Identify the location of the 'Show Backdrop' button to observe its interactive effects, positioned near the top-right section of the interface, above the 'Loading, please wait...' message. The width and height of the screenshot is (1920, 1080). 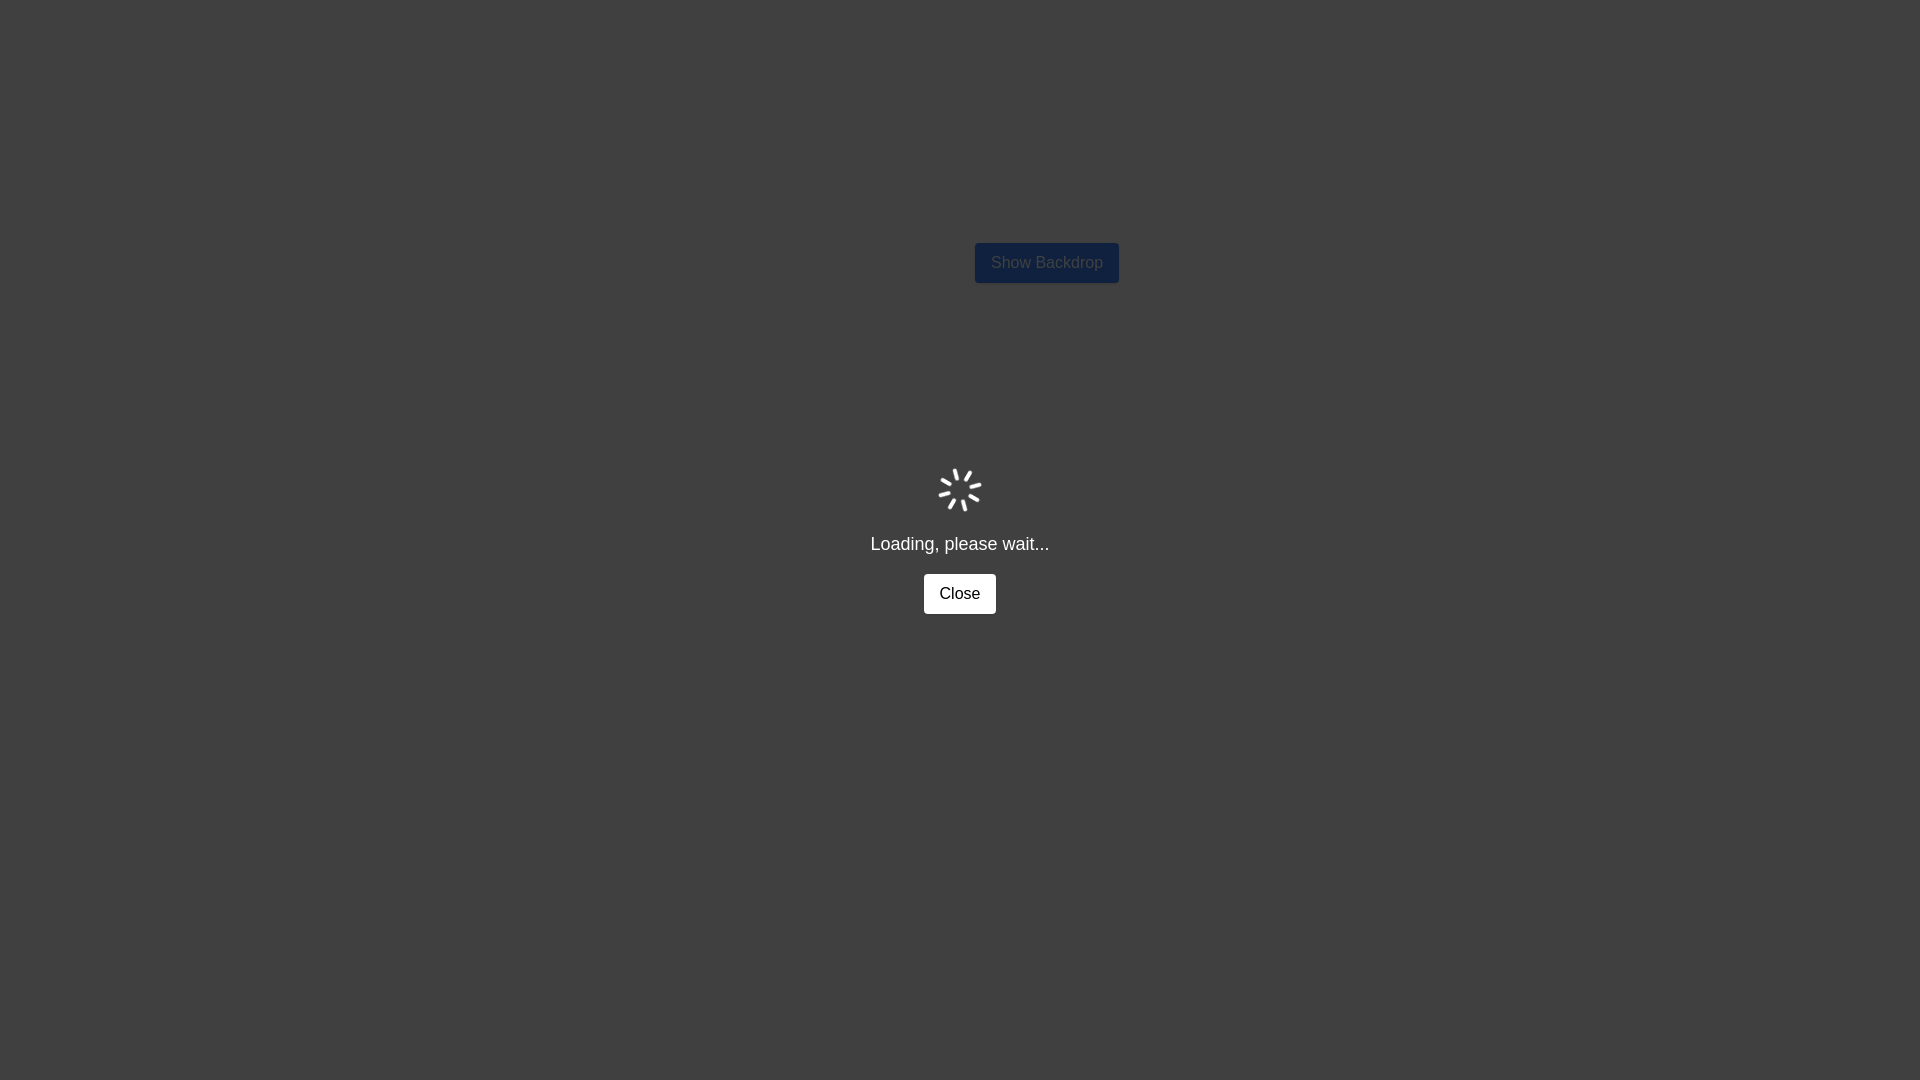
(1045, 261).